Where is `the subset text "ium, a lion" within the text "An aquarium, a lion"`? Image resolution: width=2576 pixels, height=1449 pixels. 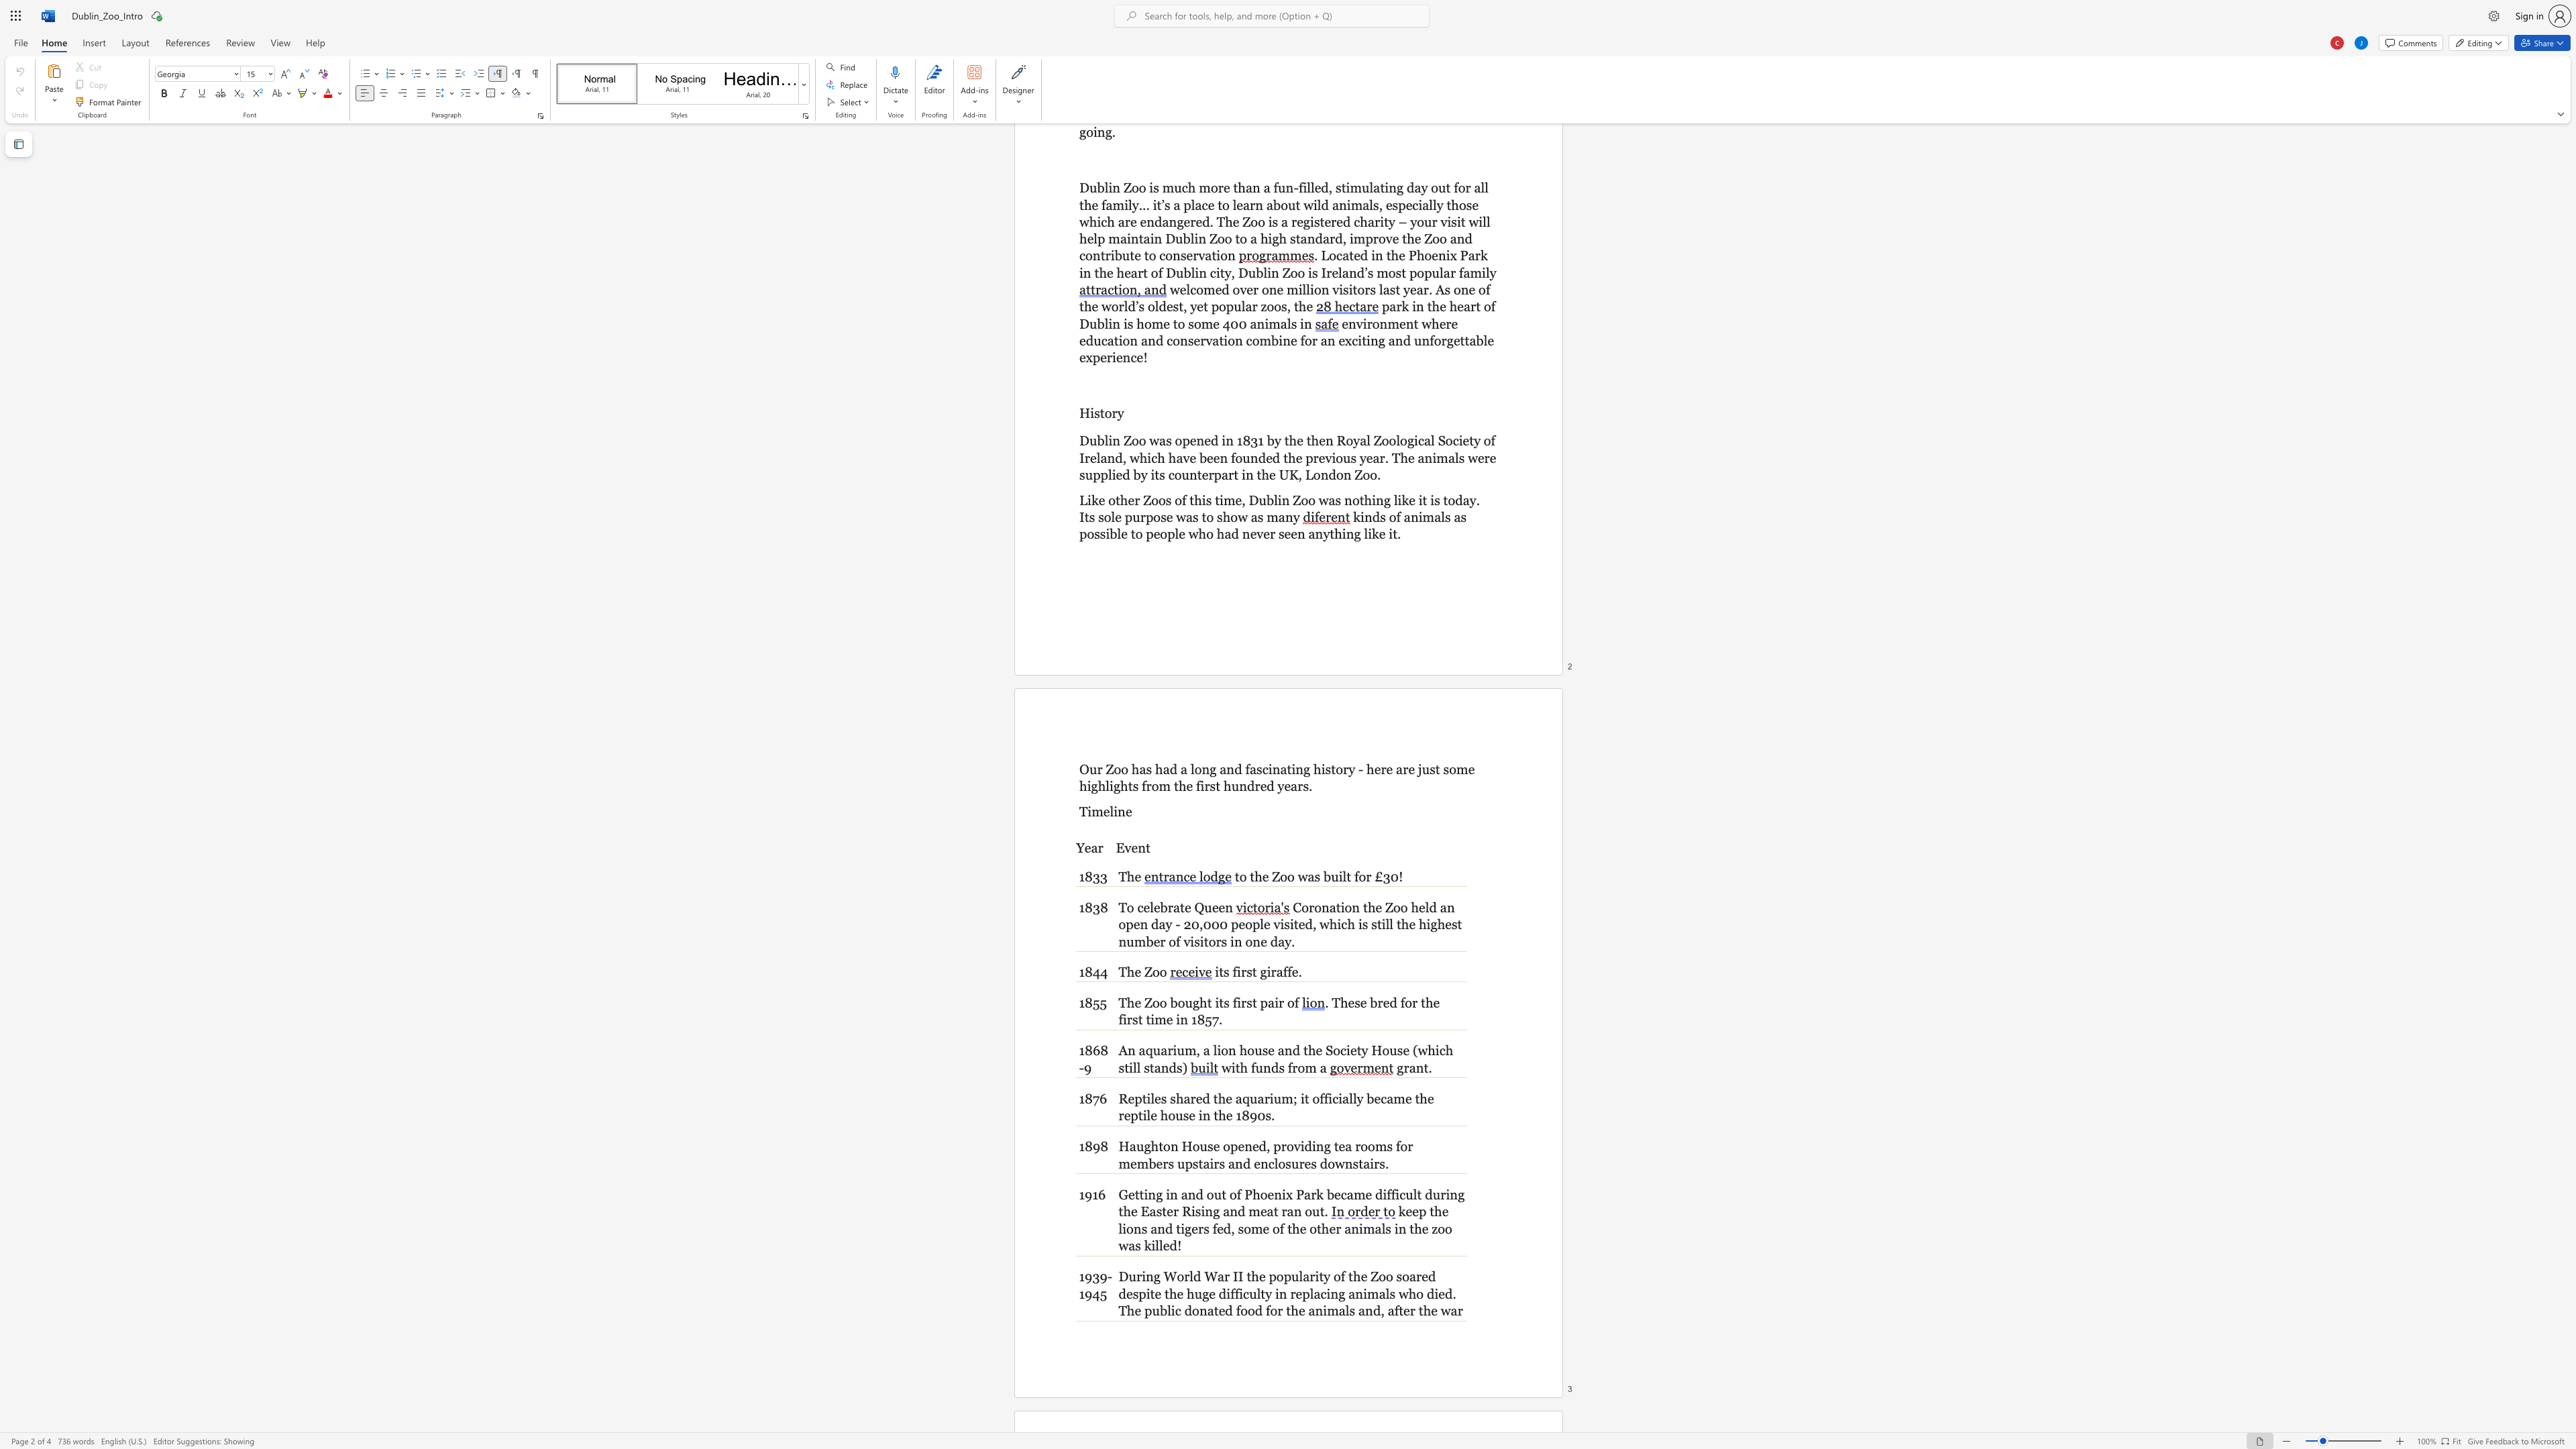
the subset text "ium, a lion" within the text "An aquarium, a lion" is located at coordinates (1172, 1050).